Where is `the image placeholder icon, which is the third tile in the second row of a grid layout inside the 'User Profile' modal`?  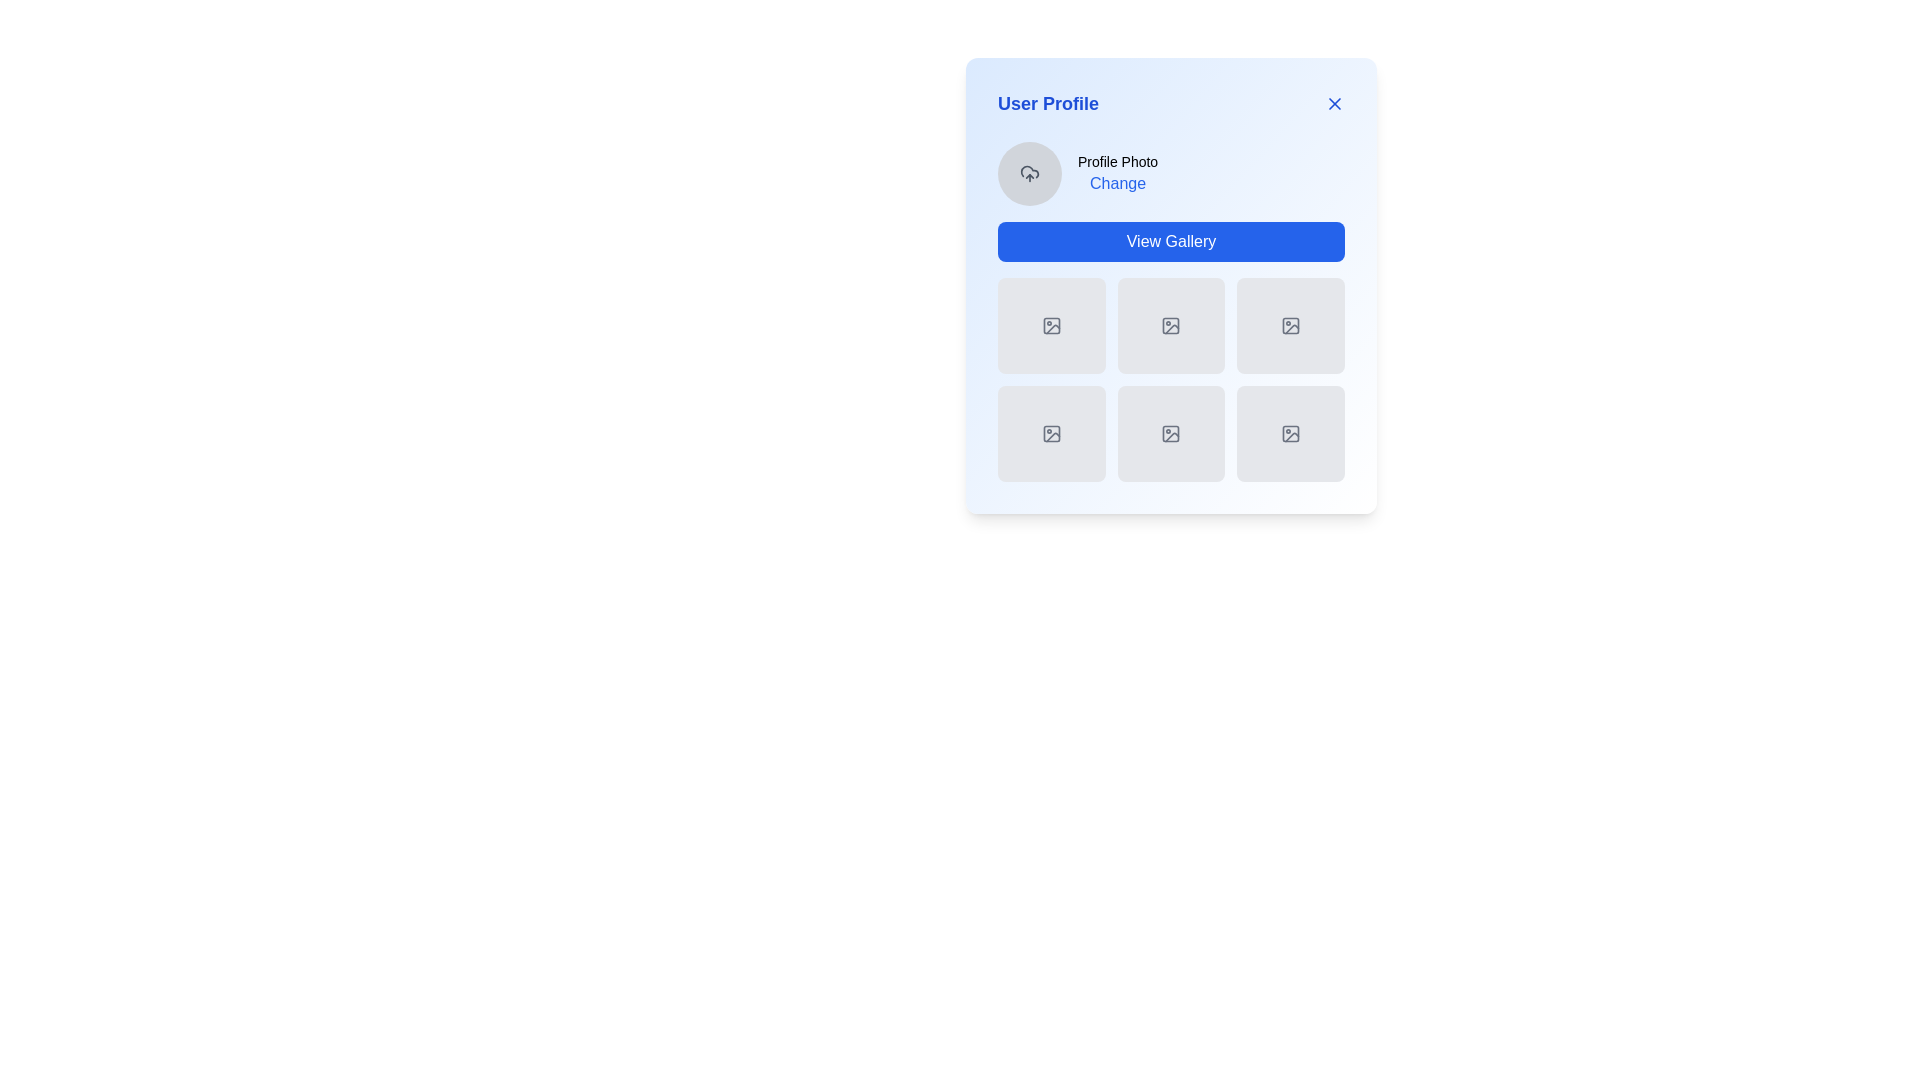 the image placeholder icon, which is the third tile in the second row of a grid layout inside the 'User Profile' modal is located at coordinates (1291, 325).